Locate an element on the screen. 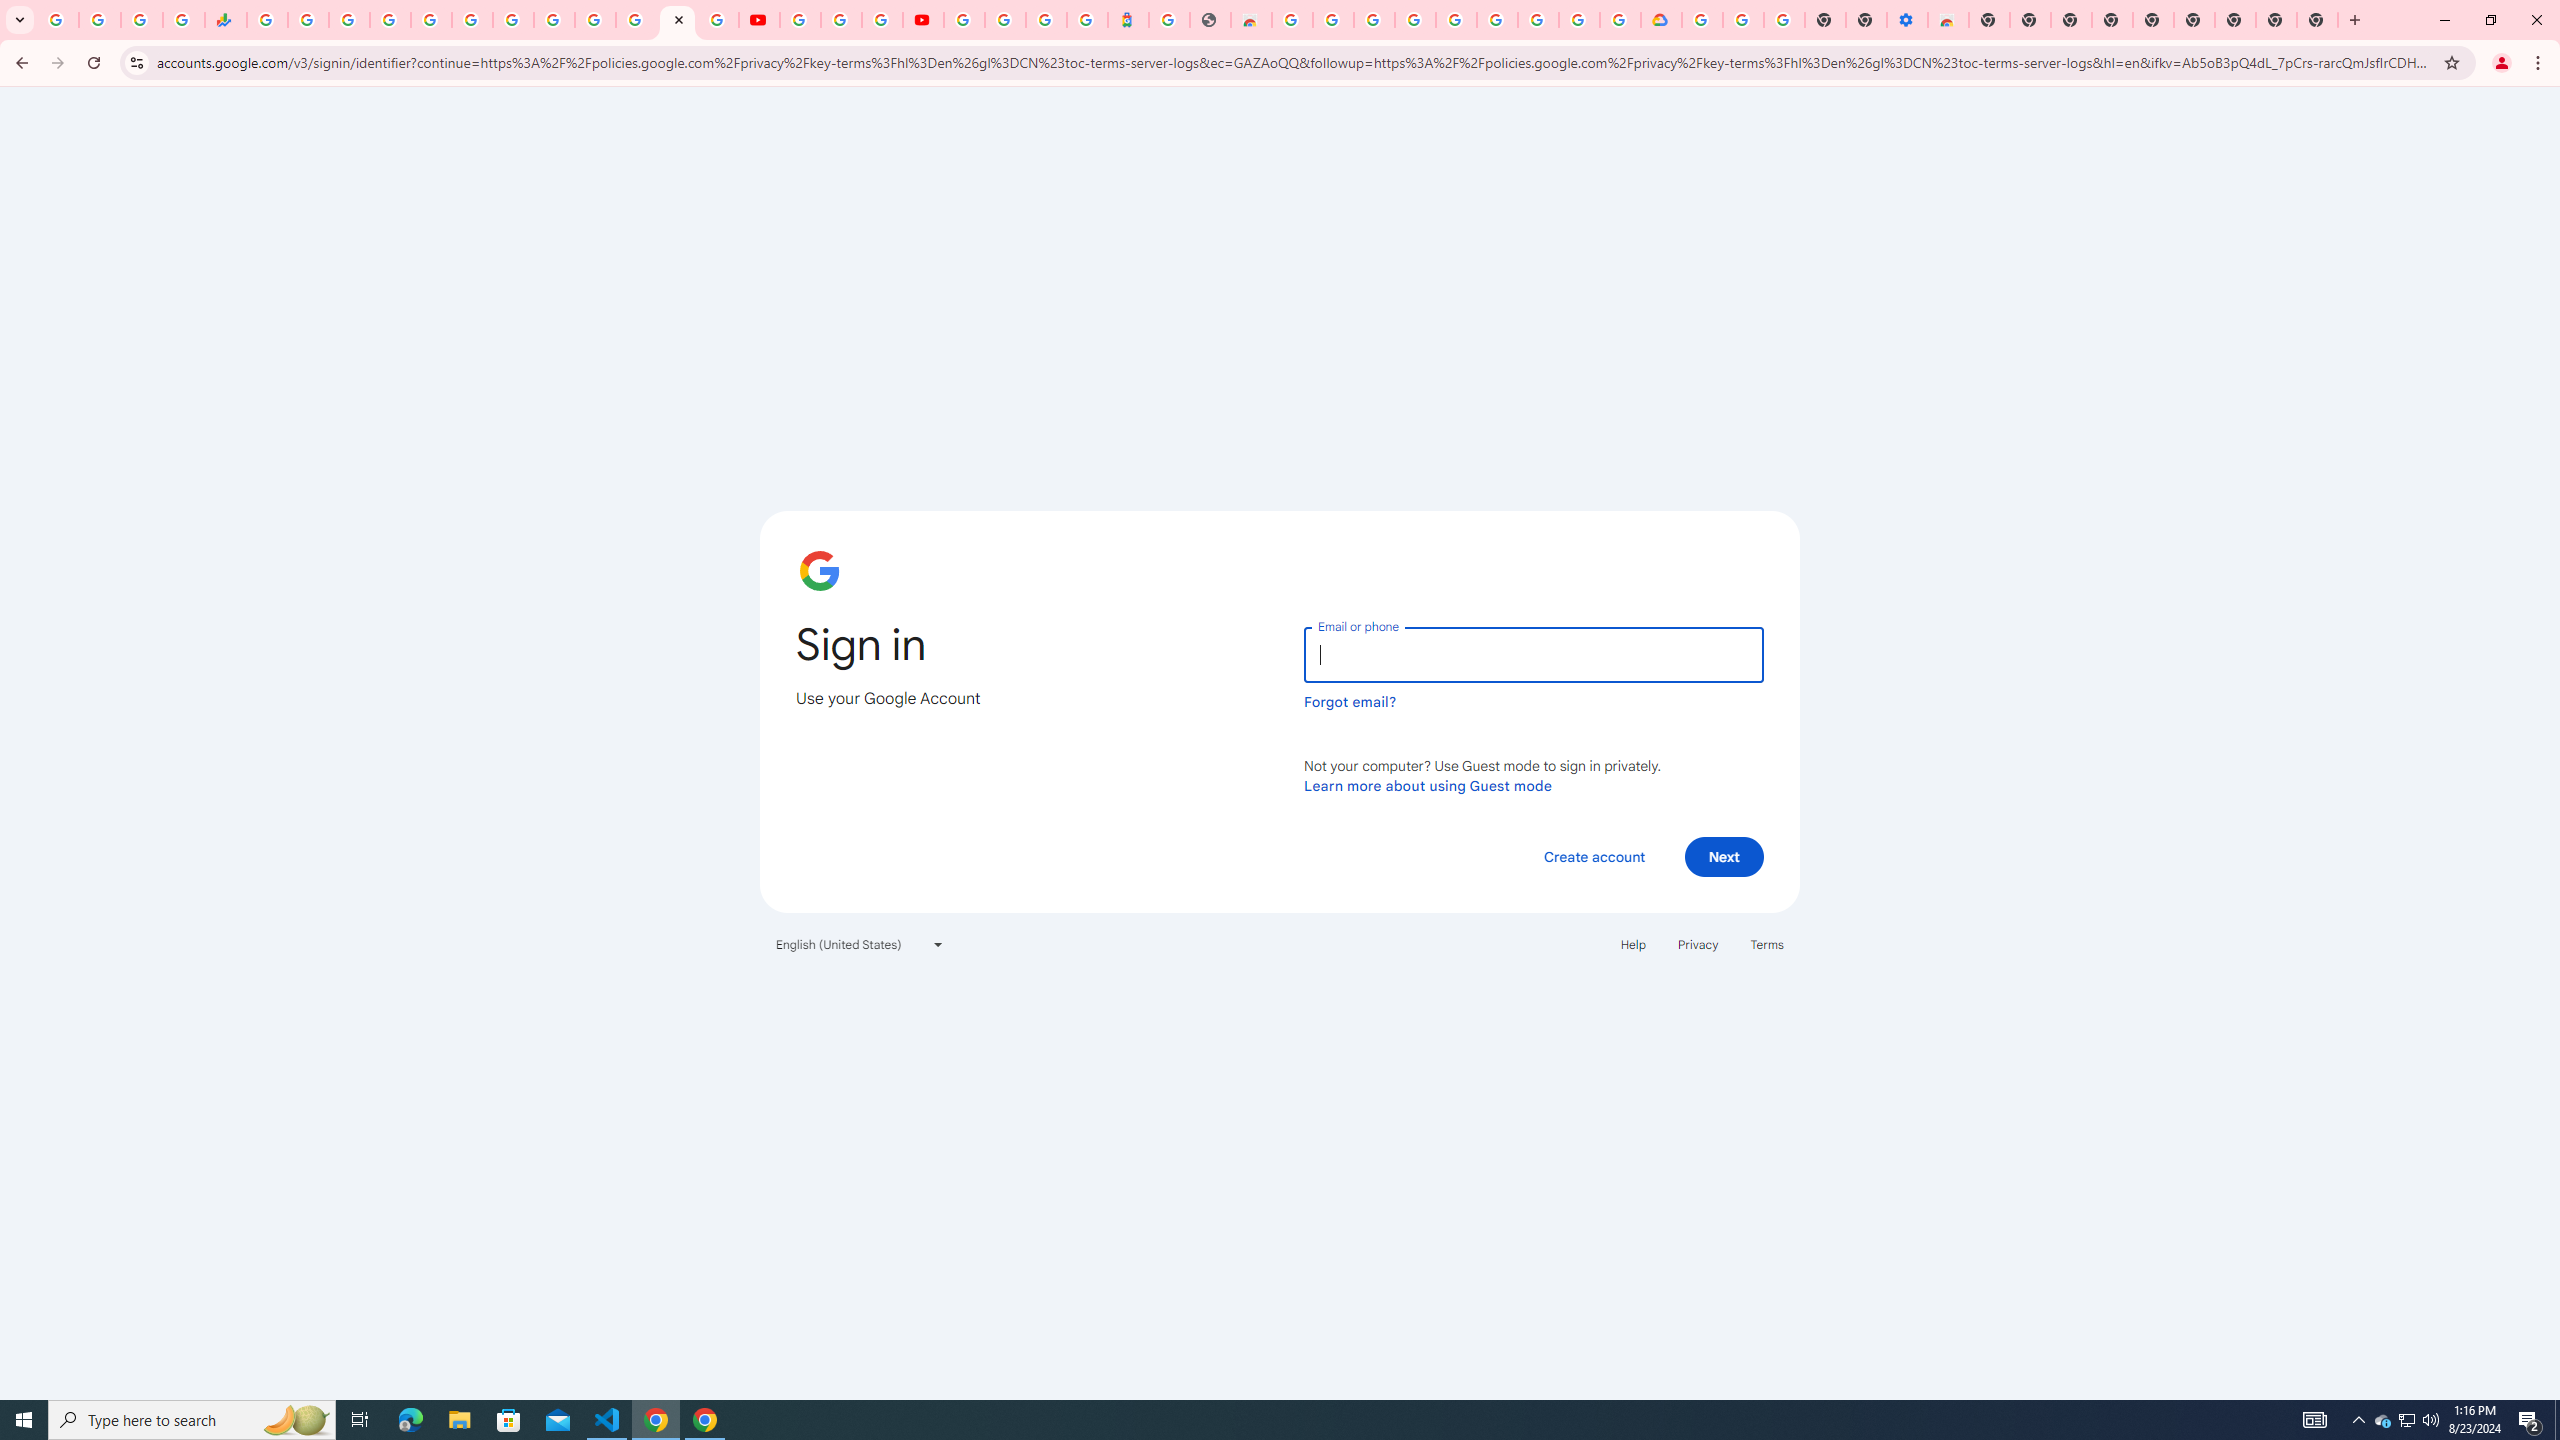  'Learn more about using Guest mode' is located at coordinates (1427, 785).